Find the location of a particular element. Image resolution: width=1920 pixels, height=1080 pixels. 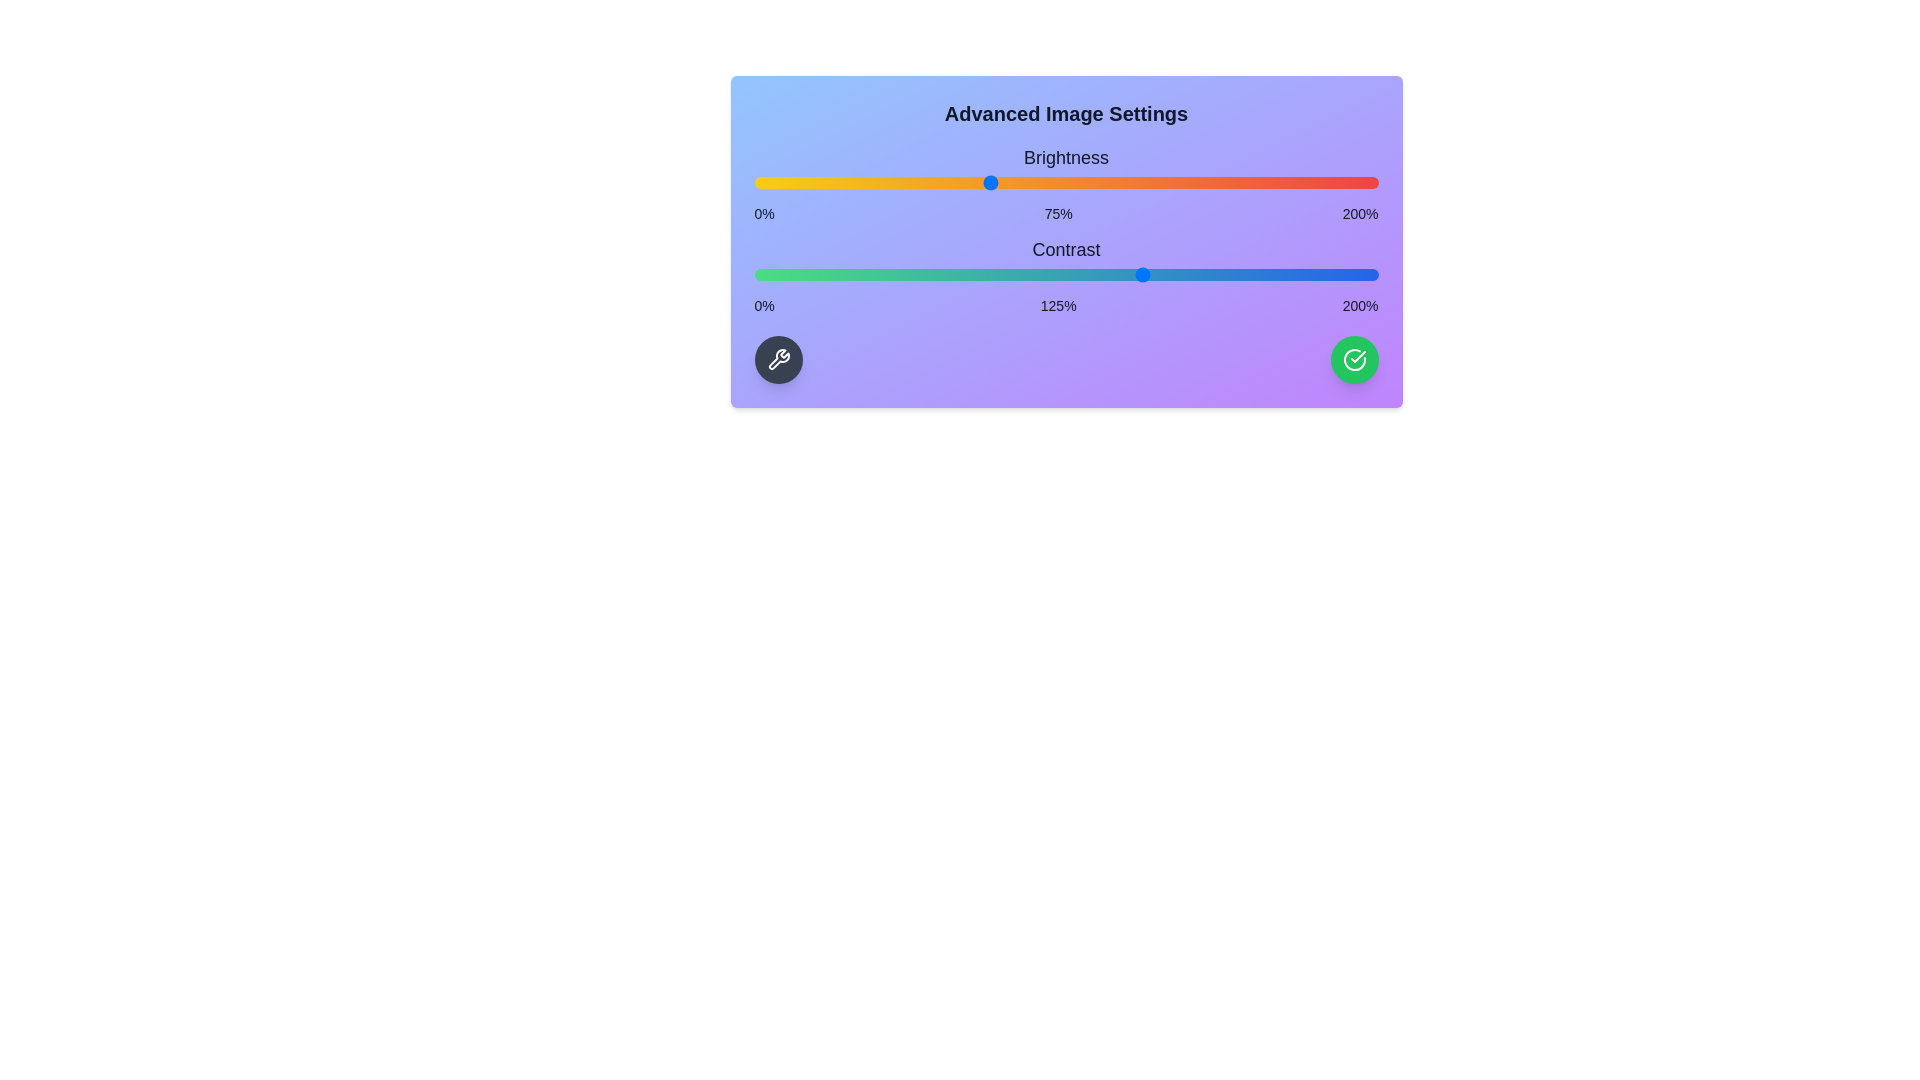

the brightness slider to 75% is located at coordinates (988, 182).